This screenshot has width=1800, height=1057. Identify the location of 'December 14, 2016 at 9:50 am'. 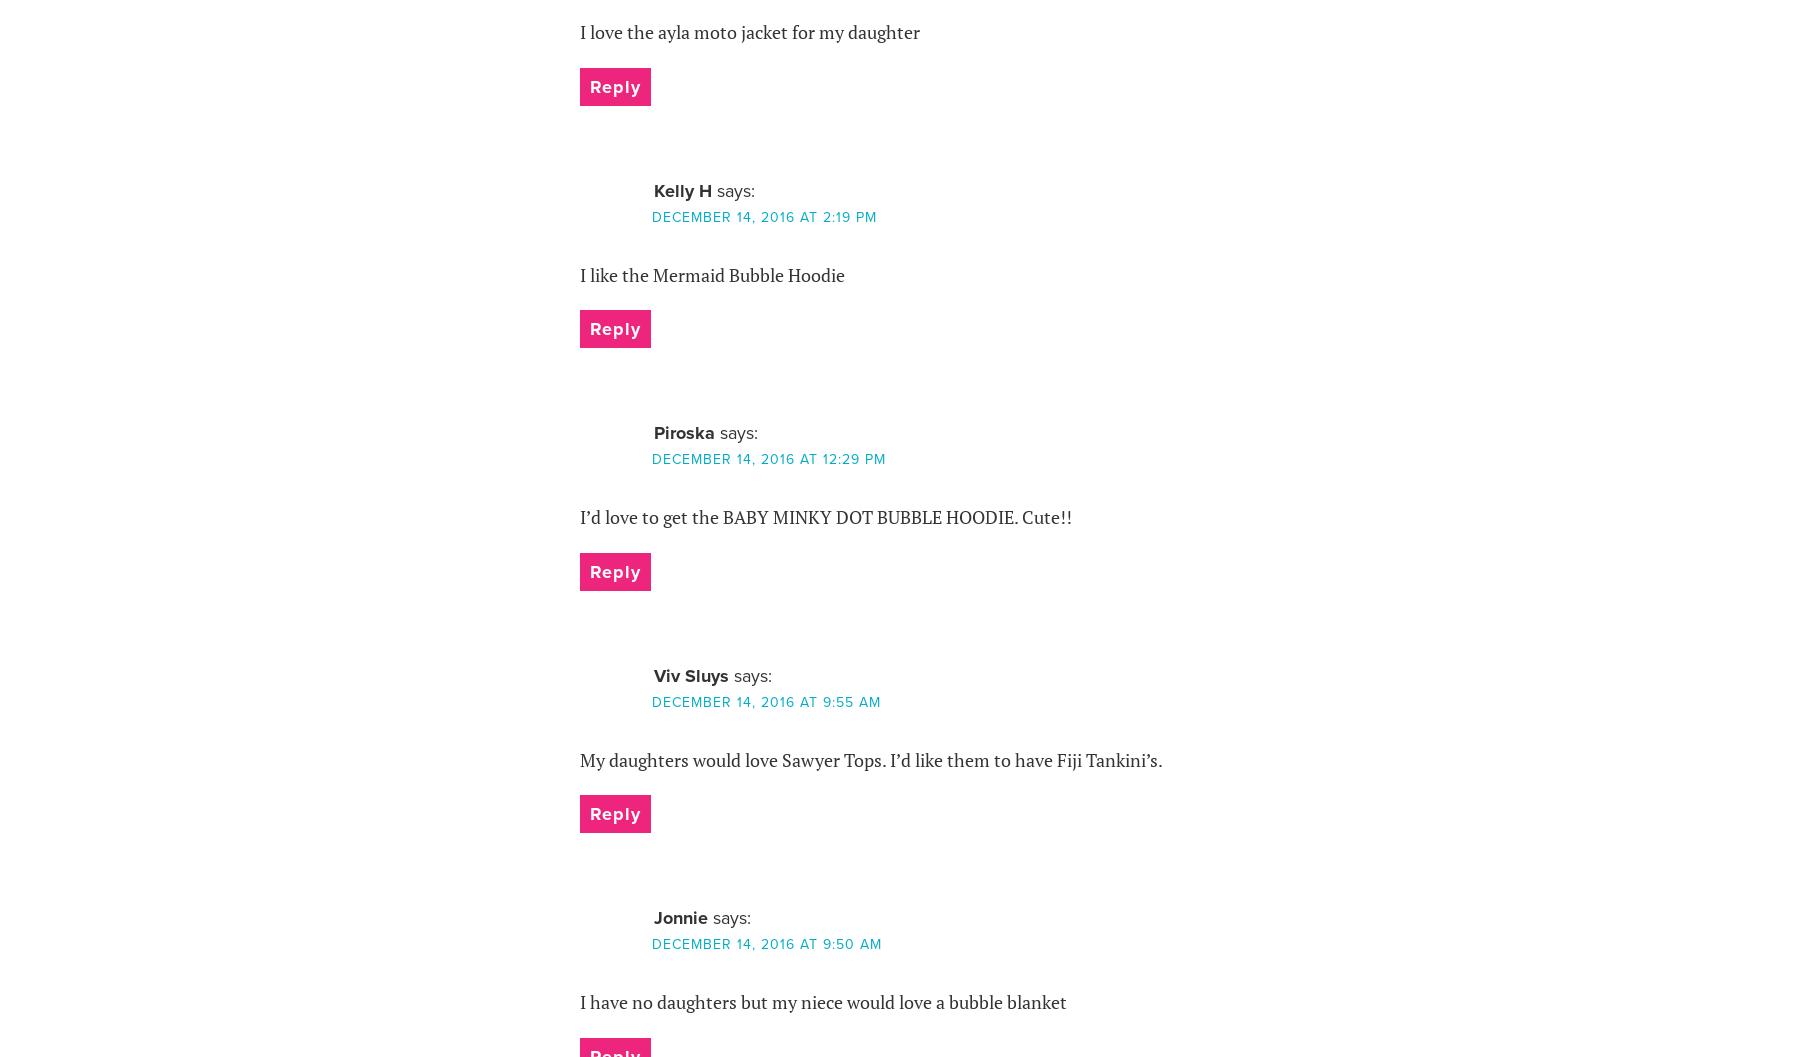
(651, 944).